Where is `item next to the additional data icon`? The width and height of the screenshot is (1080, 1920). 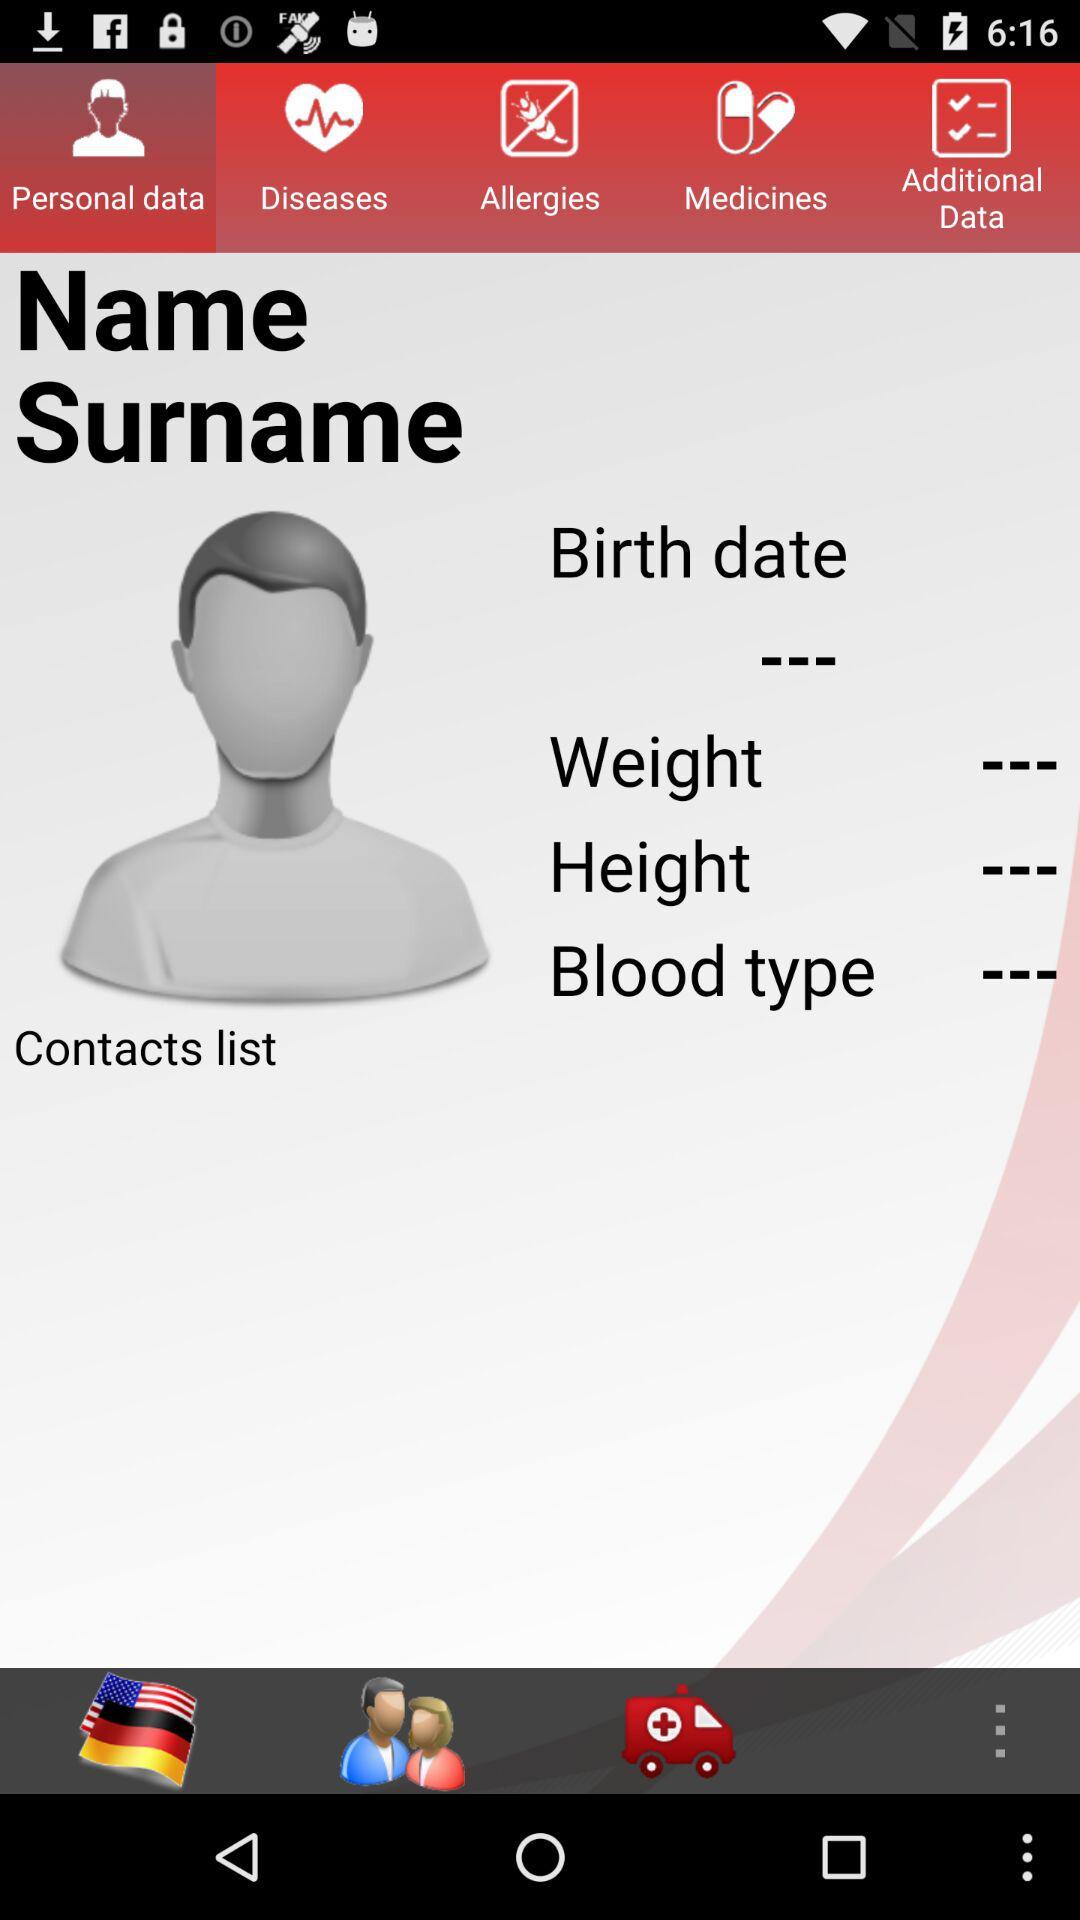
item next to the additional data icon is located at coordinates (756, 156).